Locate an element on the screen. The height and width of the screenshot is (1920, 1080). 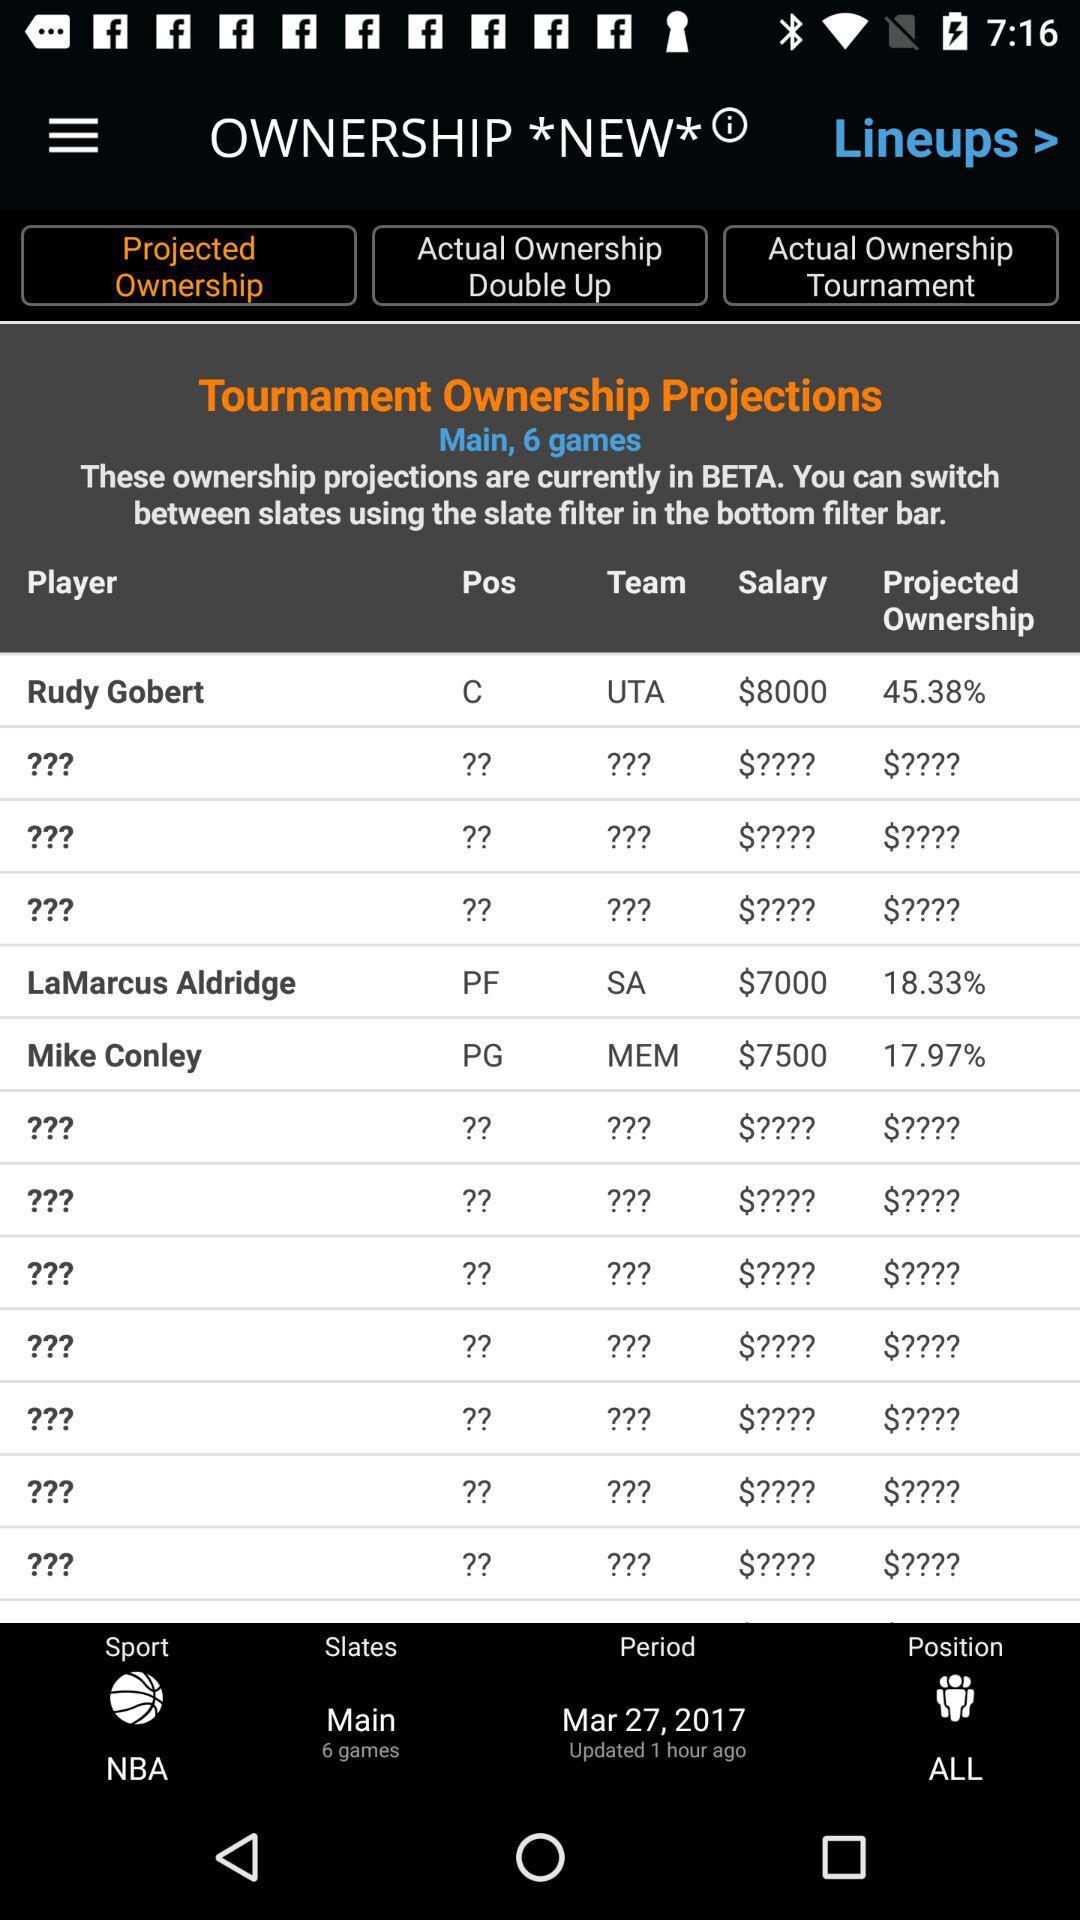
the icon next to ownership *new* item is located at coordinates (72, 135).